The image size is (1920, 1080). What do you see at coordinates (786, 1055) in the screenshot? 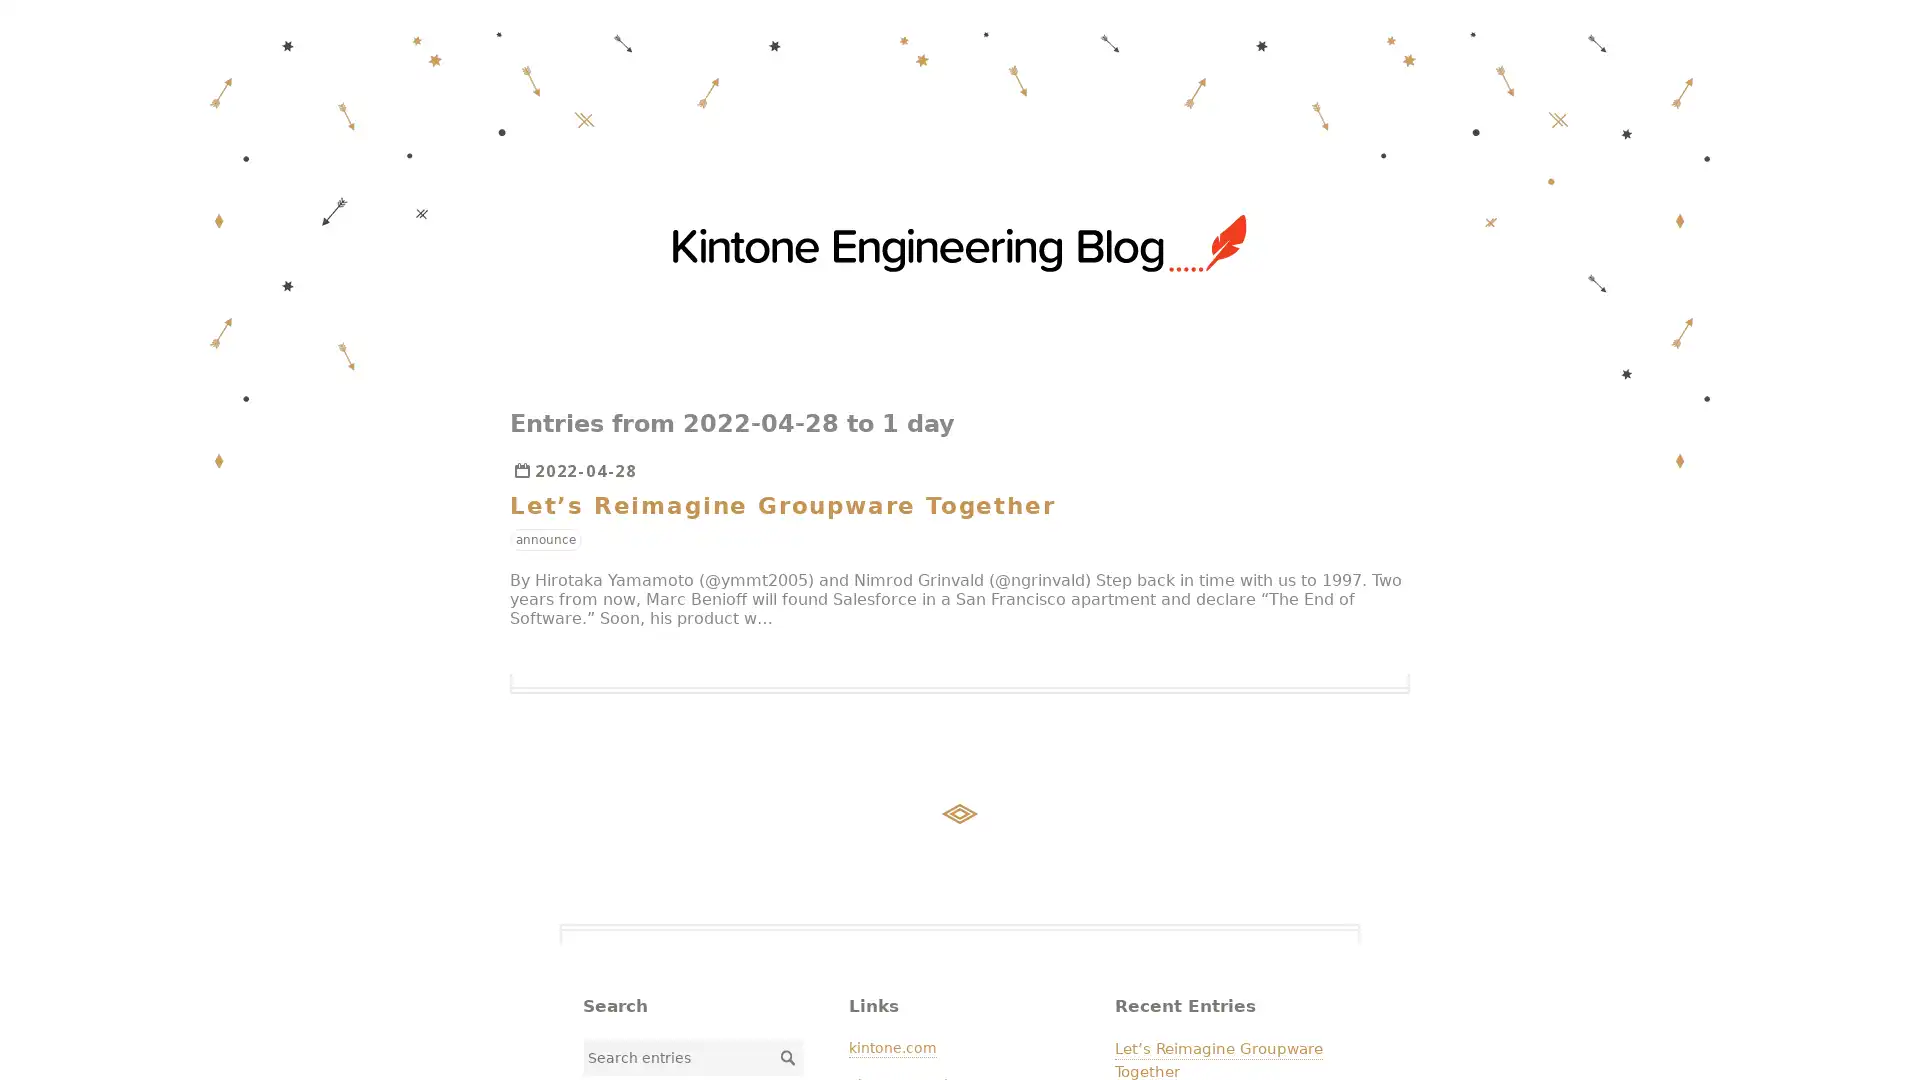
I see `Search` at bounding box center [786, 1055].